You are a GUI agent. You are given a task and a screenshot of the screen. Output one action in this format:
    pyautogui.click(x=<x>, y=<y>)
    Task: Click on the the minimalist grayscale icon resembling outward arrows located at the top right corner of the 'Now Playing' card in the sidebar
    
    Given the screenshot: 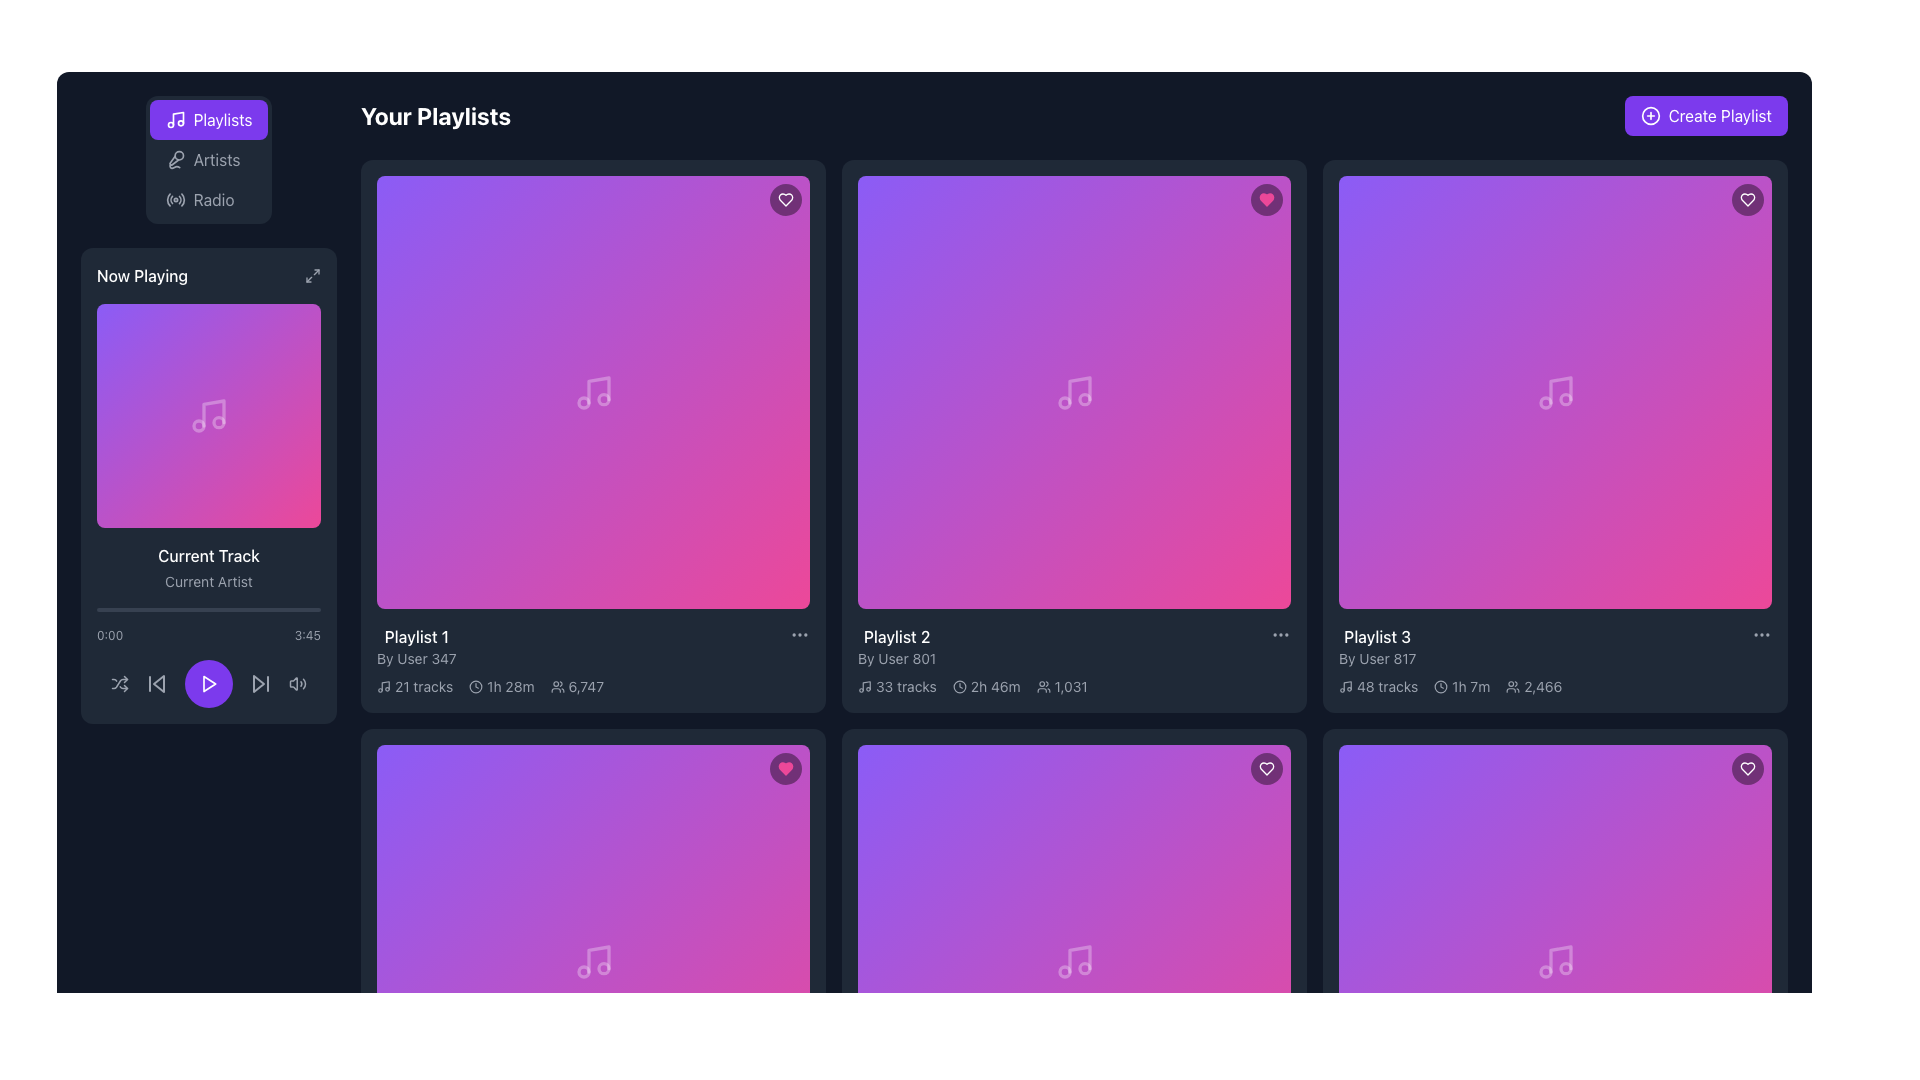 What is the action you would take?
    pyautogui.click(x=311, y=276)
    